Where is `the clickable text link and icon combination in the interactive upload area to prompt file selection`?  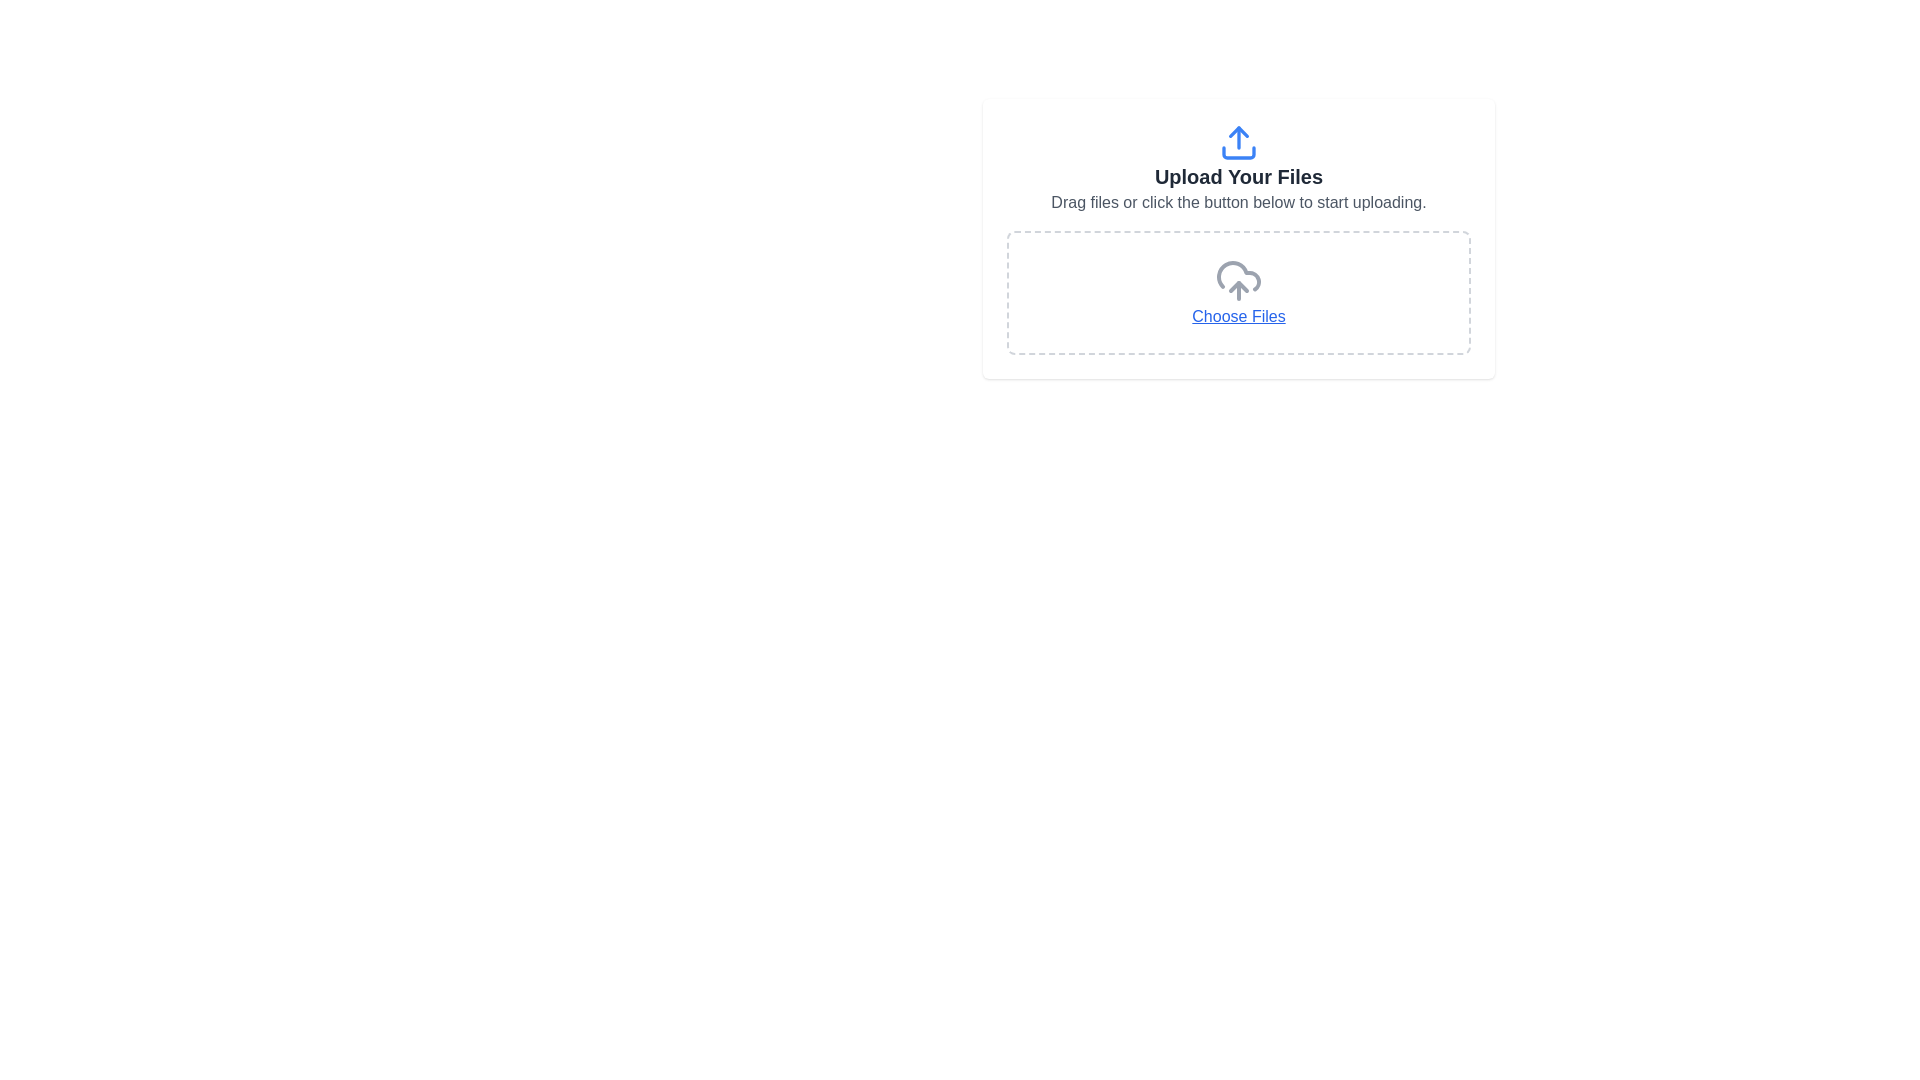 the clickable text link and icon combination in the interactive upload area to prompt file selection is located at coordinates (1237, 293).